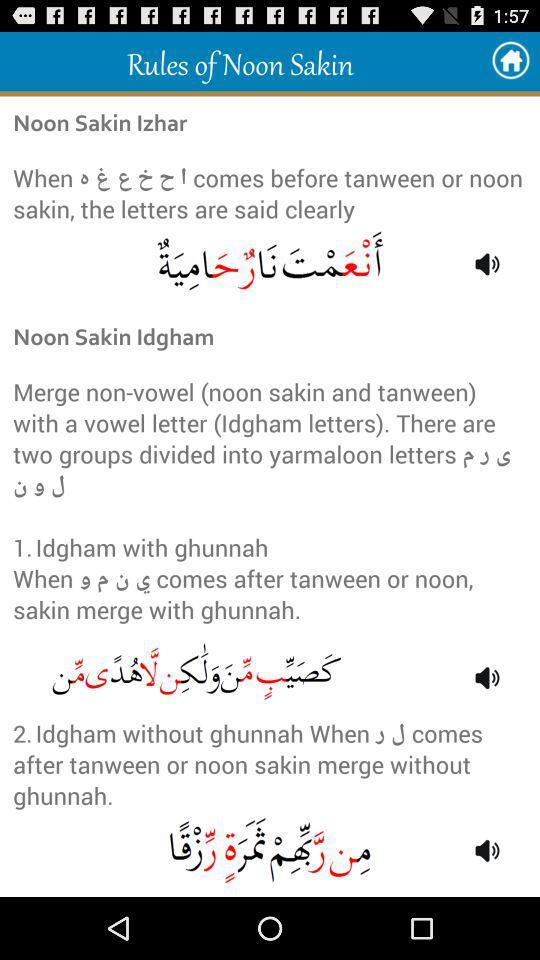  Describe the element at coordinates (510, 65) in the screenshot. I see `the home icon` at that location.